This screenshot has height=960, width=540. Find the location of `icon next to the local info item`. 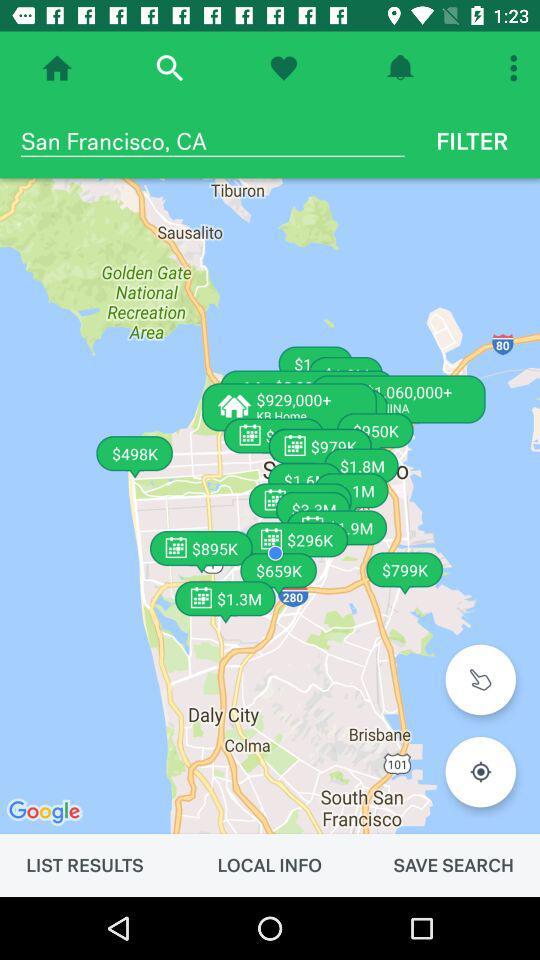

icon next to the local info item is located at coordinates (453, 864).